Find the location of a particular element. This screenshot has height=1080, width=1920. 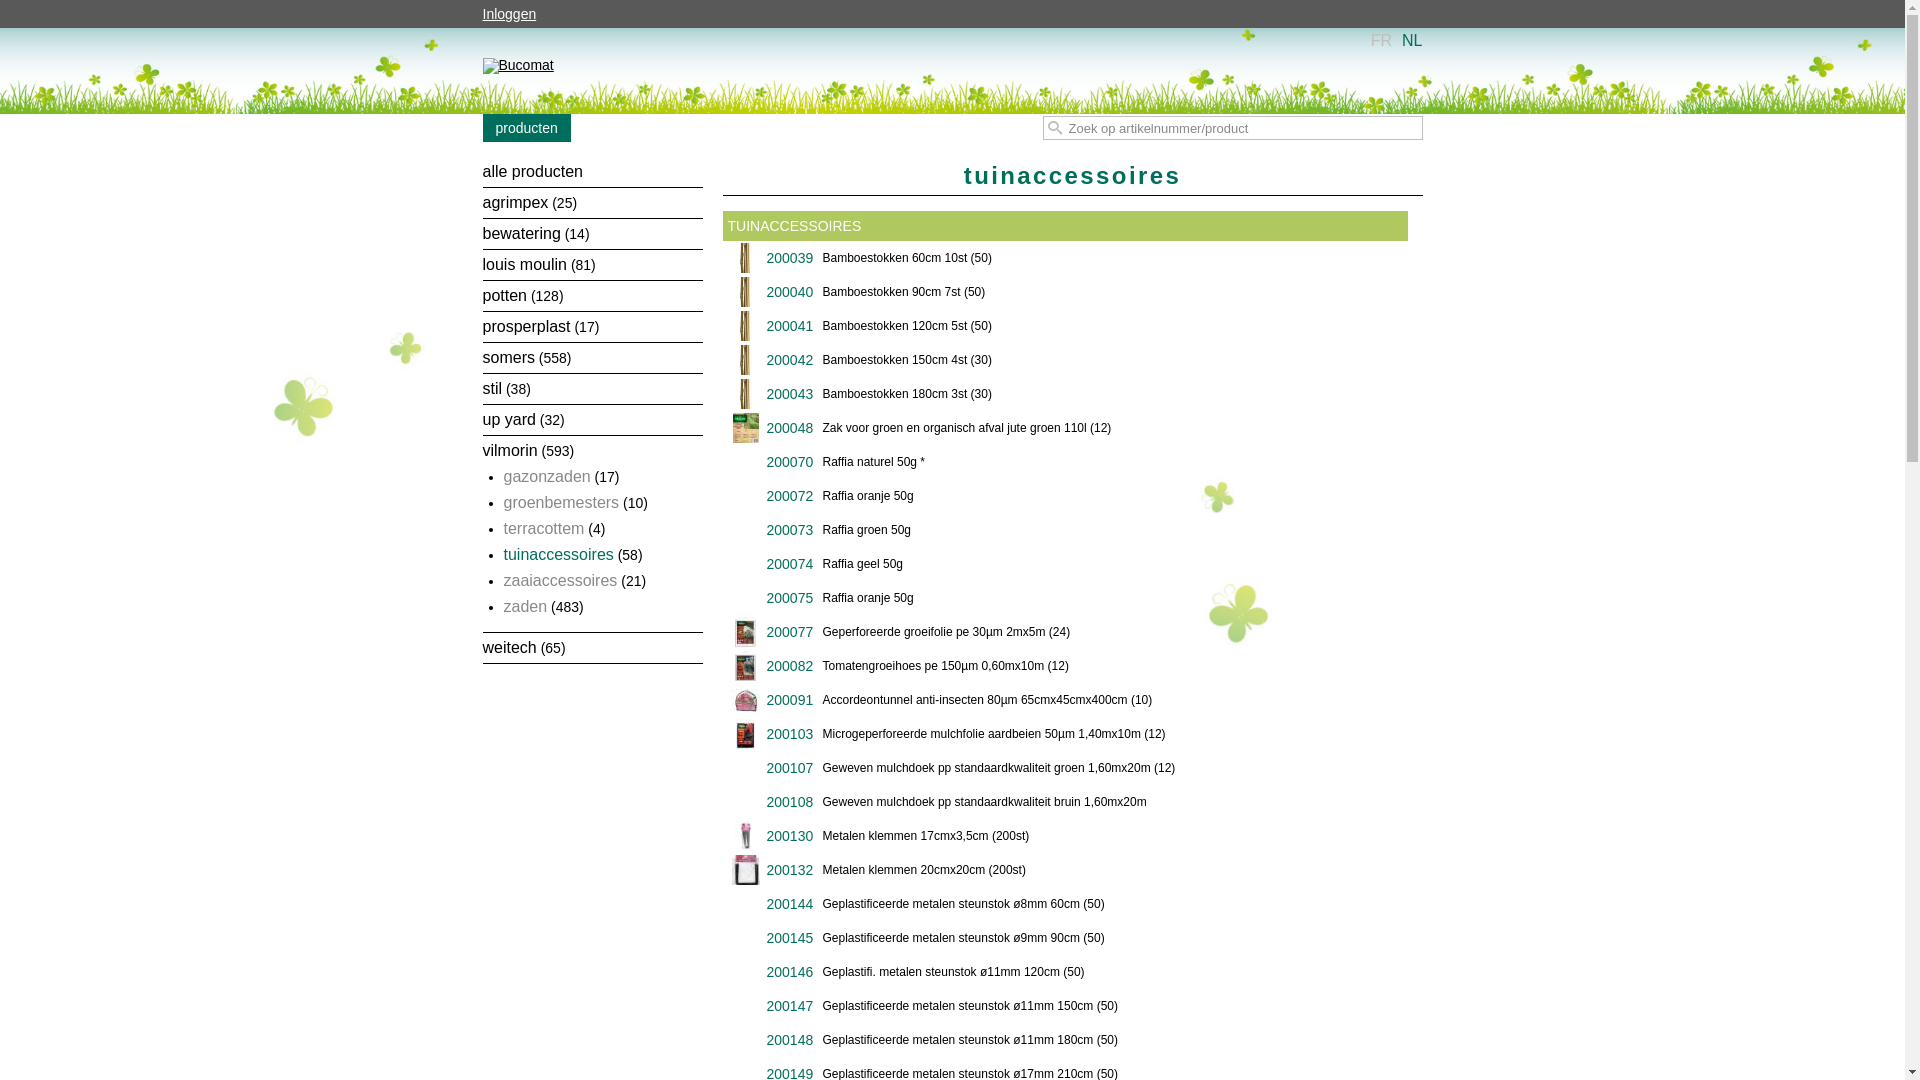

'somers' is located at coordinates (508, 356).